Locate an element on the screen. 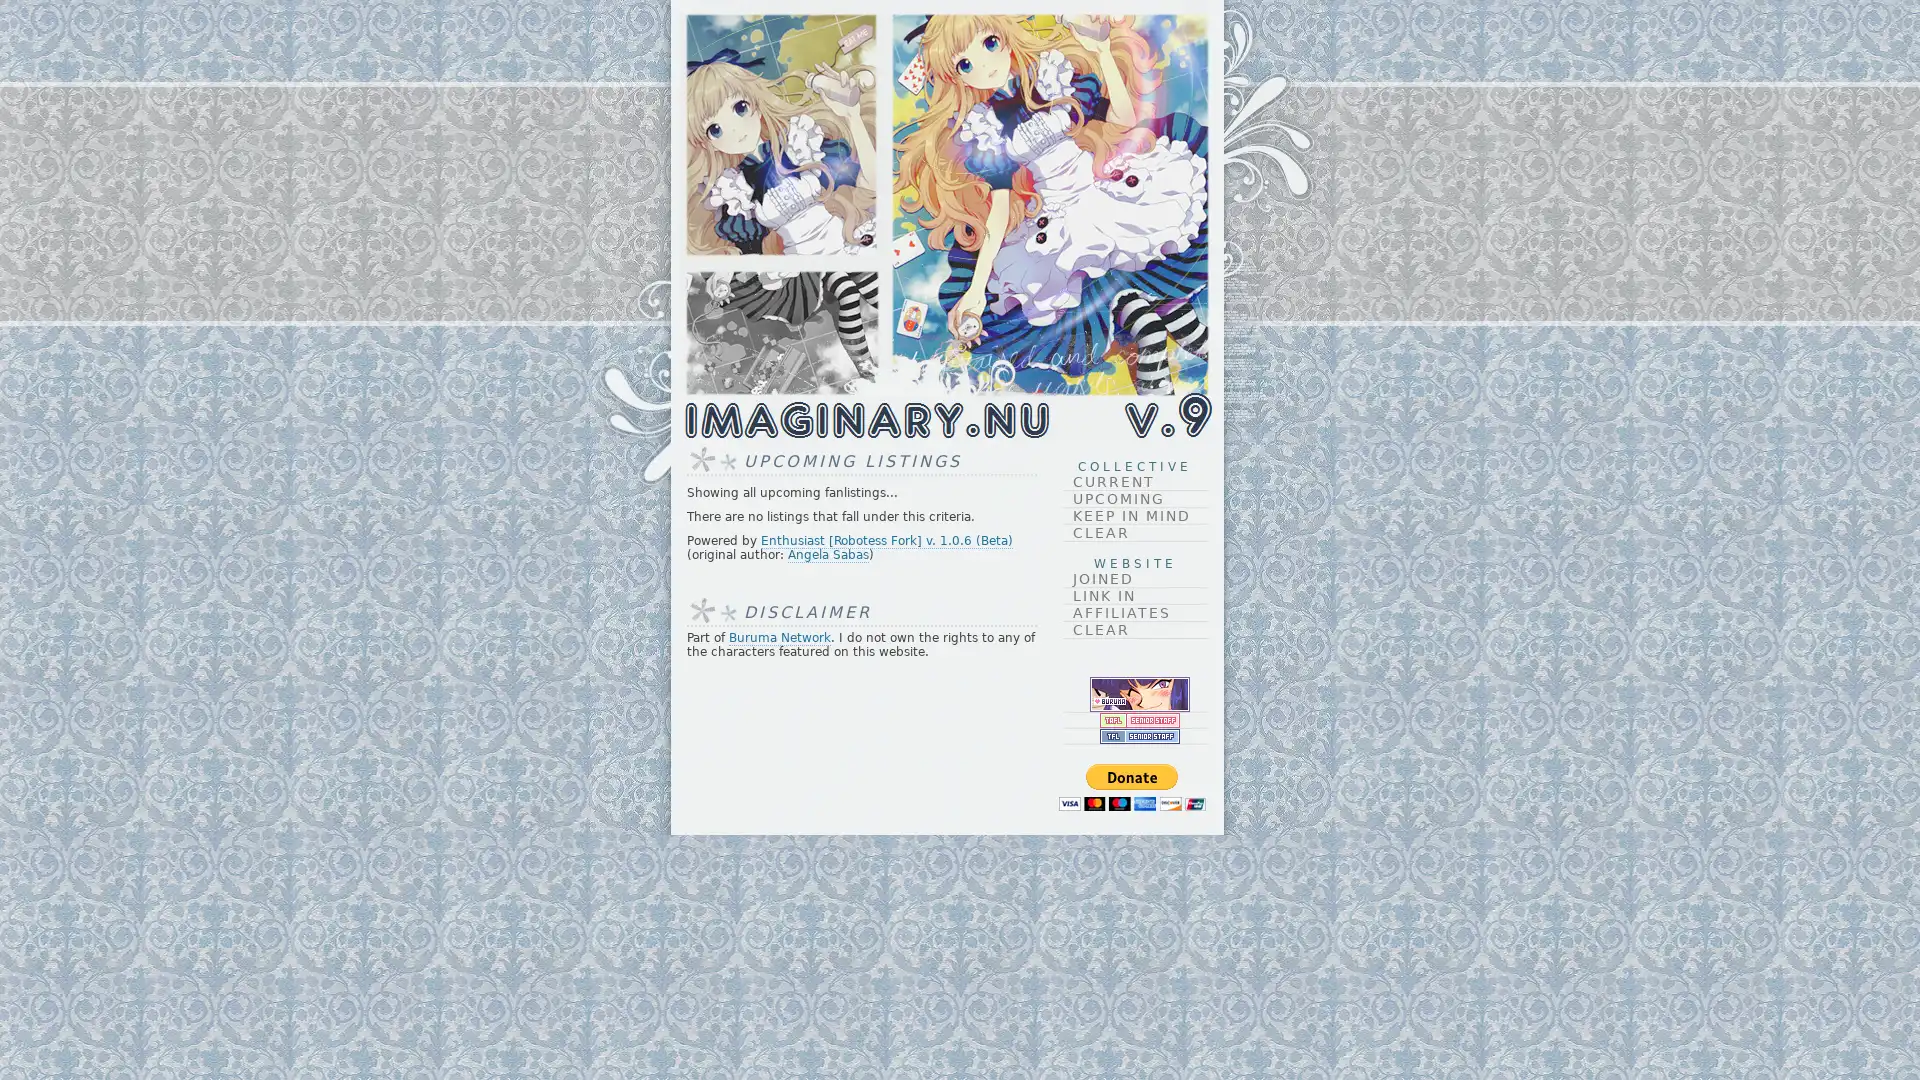 This screenshot has width=1920, height=1080. PayPal - The safer, easier way to pay online! is located at coordinates (1131, 786).